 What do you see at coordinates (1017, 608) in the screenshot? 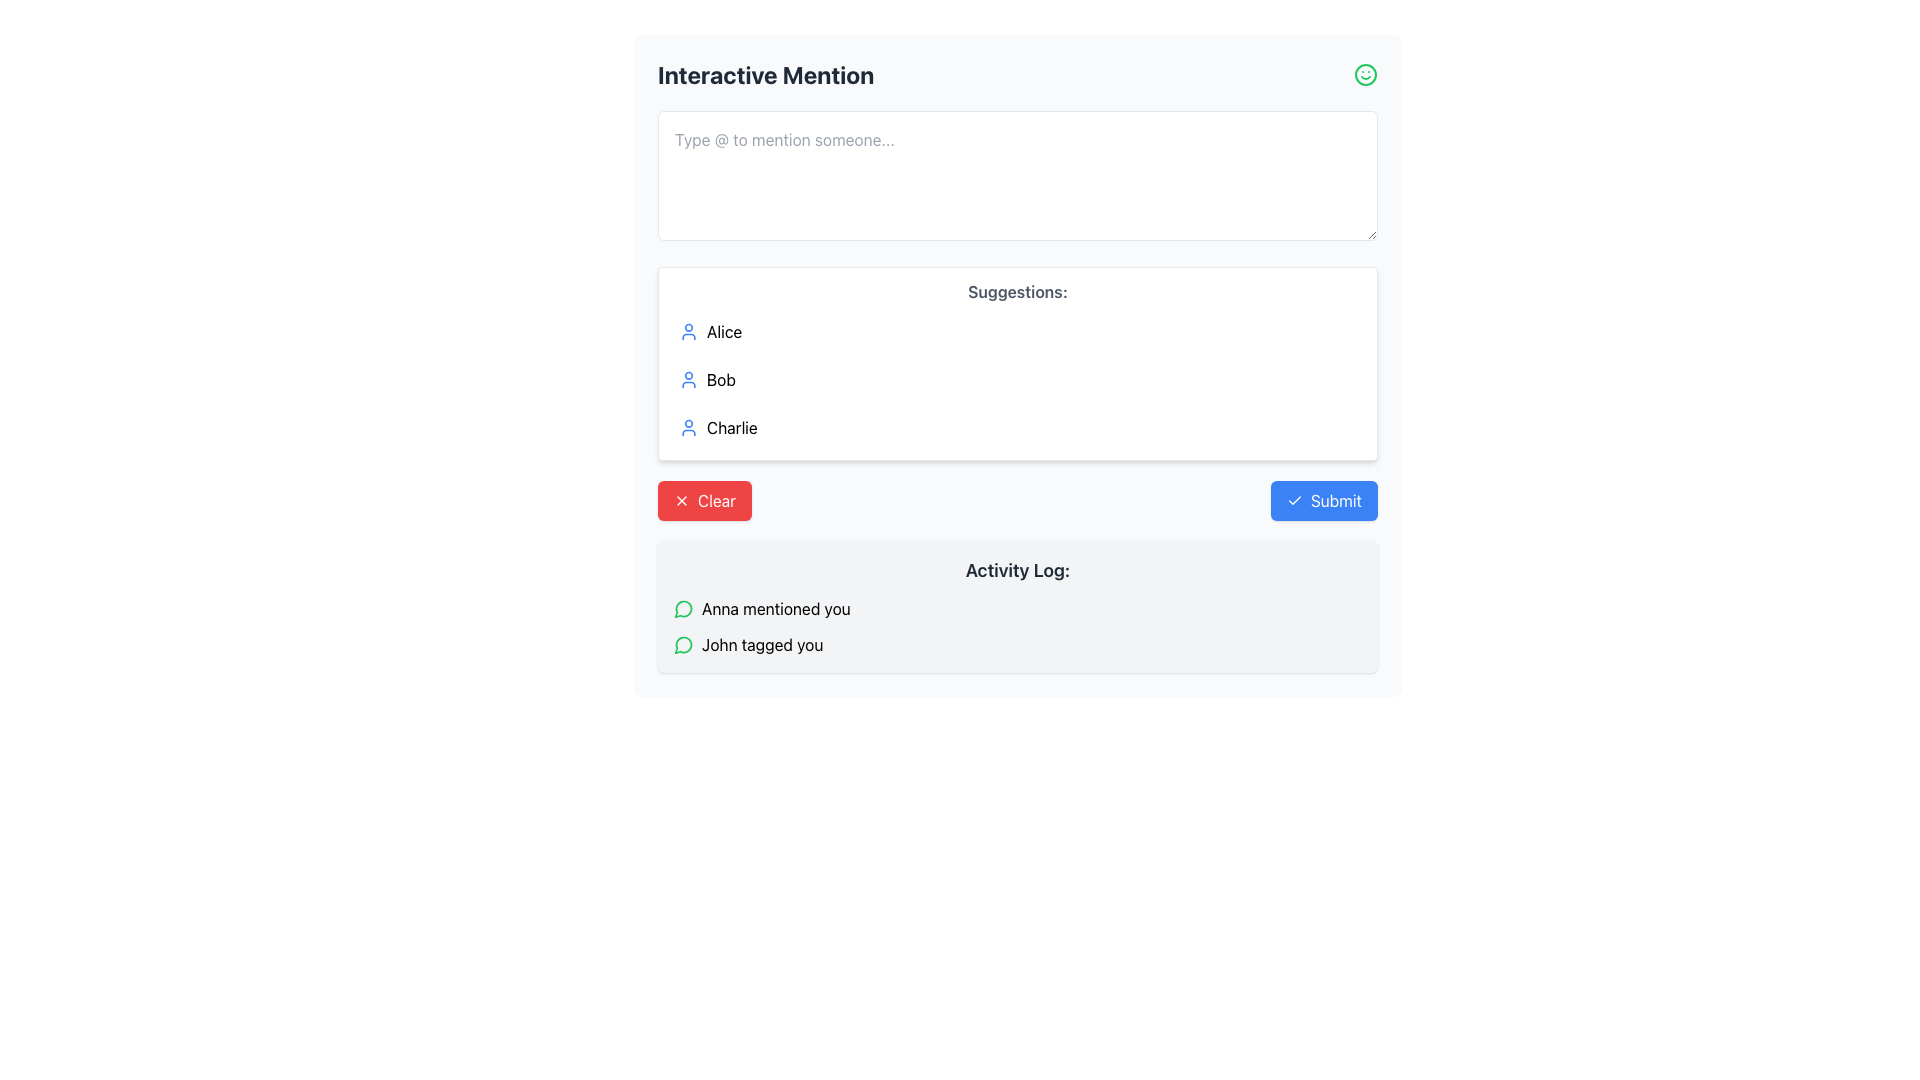
I see `the notification message displaying 'Anna mentioned you,' which is the first notification in the Activity Log section, located below the Suggestions section and to the right of the Clear and Submit buttons` at bounding box center [1017, 608].